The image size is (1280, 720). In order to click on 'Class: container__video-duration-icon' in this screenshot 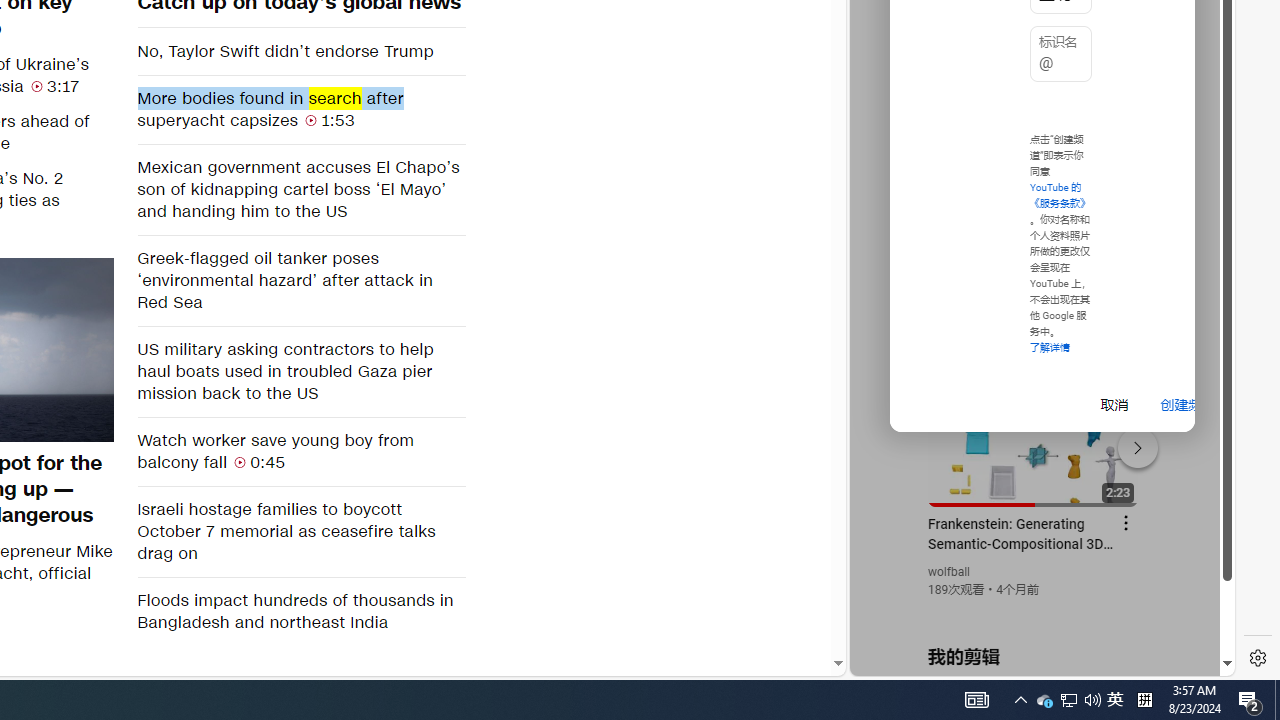, I will do `click(240, 462)`.